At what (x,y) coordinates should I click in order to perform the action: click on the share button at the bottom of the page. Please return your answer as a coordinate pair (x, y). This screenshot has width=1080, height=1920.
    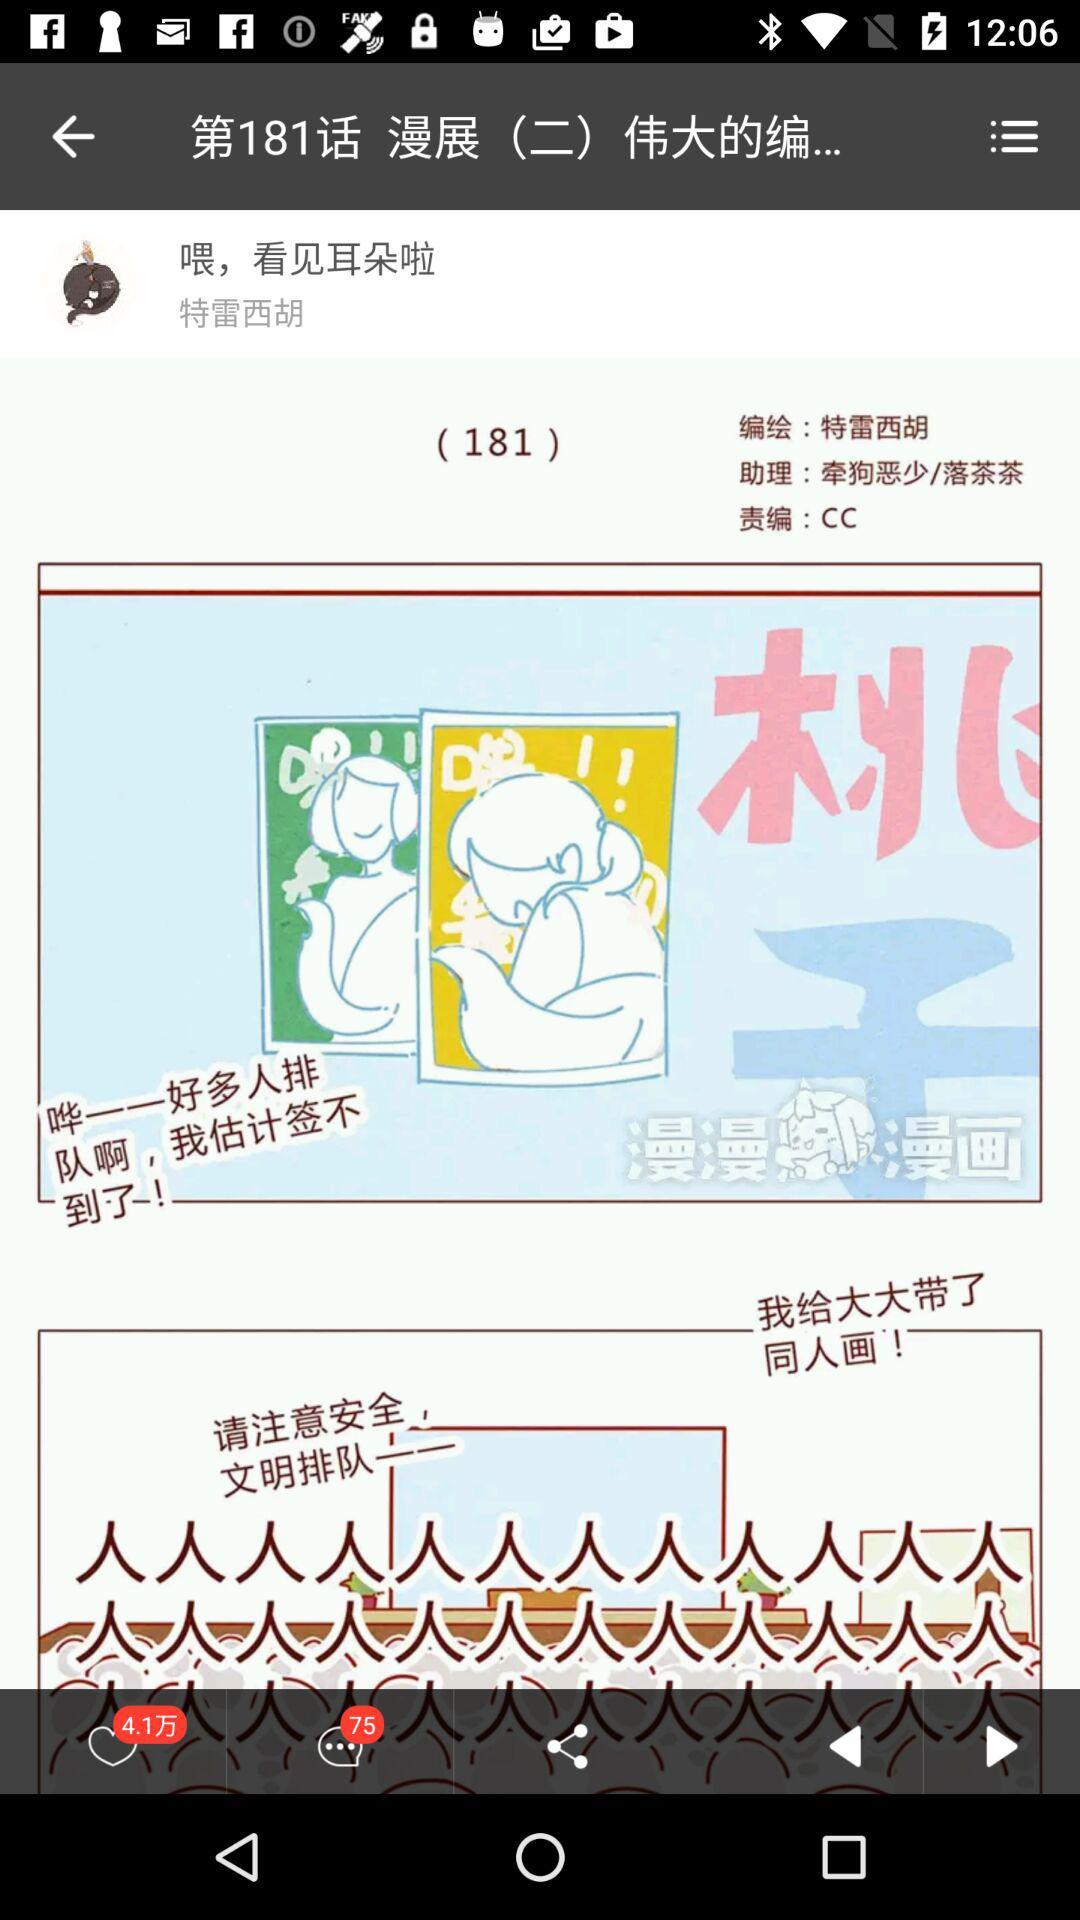
    Looking at the image, I should click on (567, 1745).